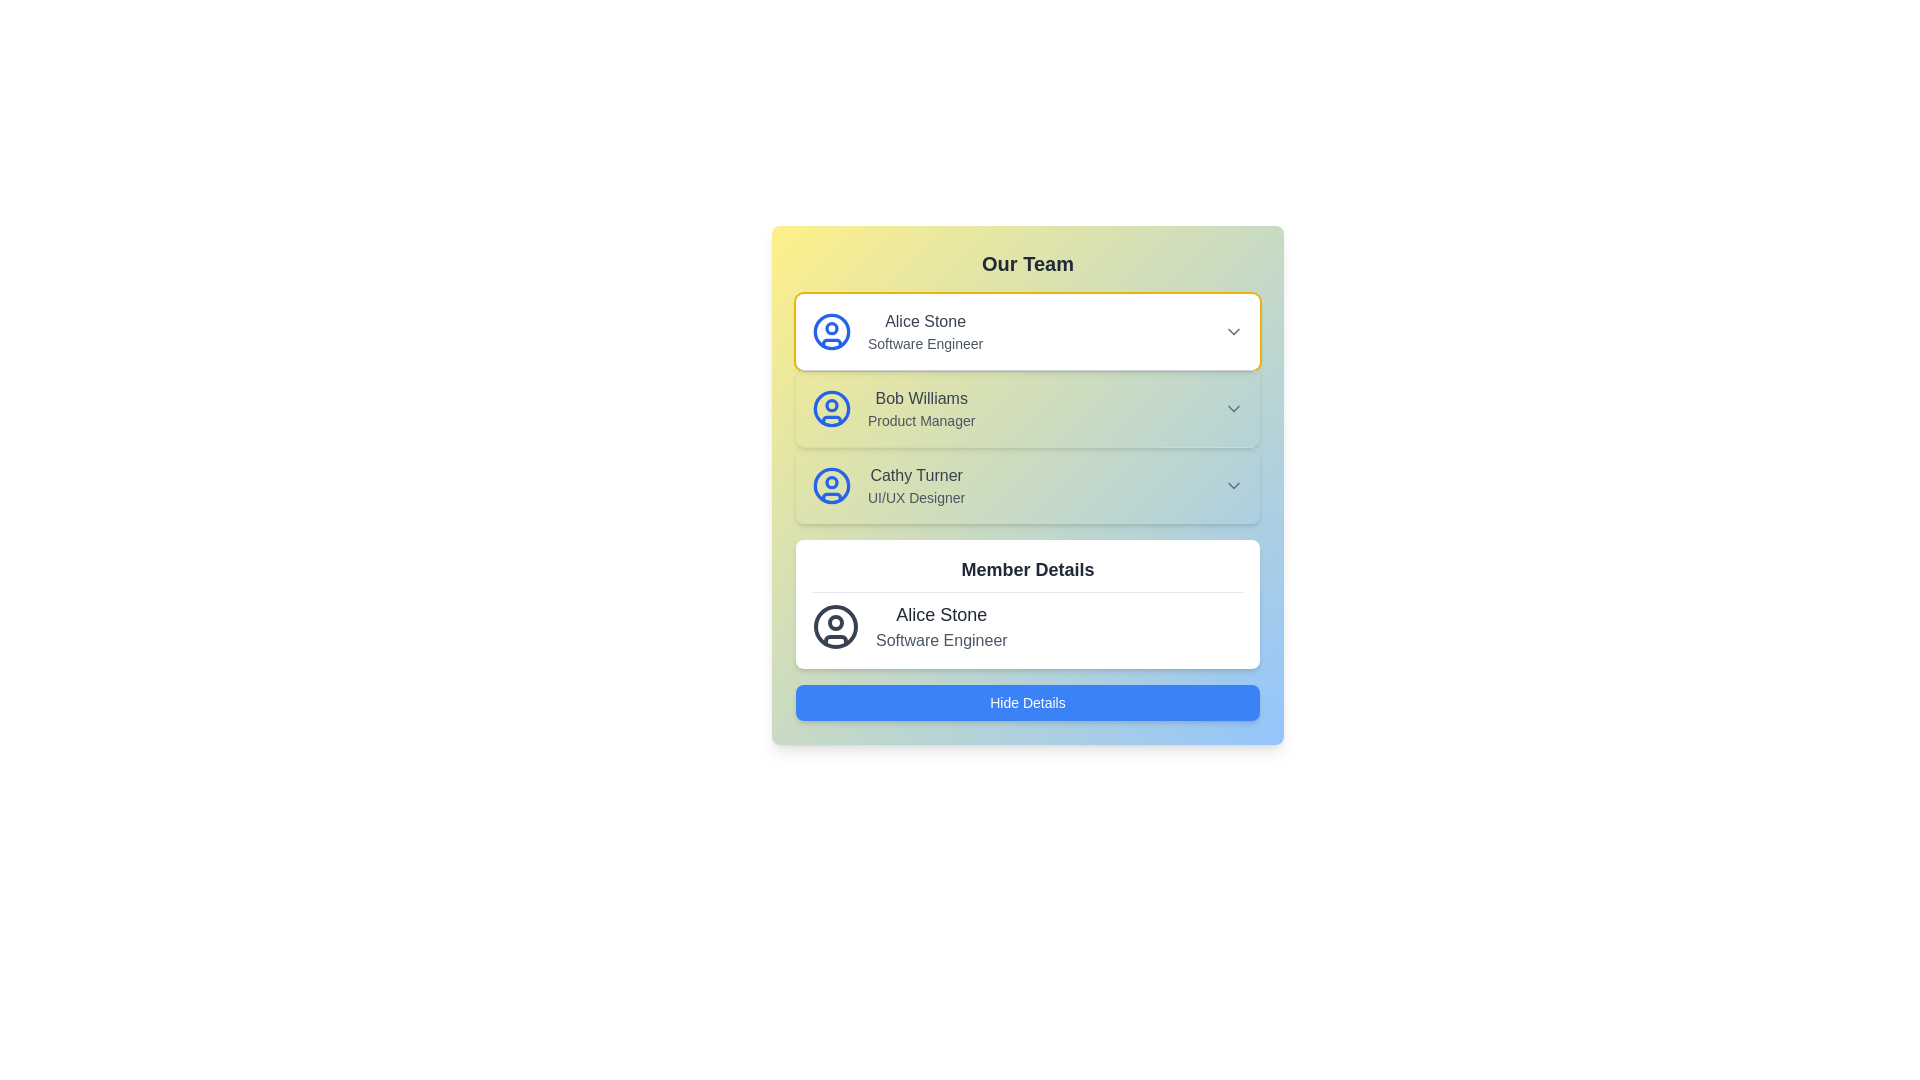  Describe the element at coordinates (920, 398) in the screenshot. I see `the text label displaying the name 'Bob Williams', which is part of the team members section, located in the second panel under 'Our Team'` at that location.